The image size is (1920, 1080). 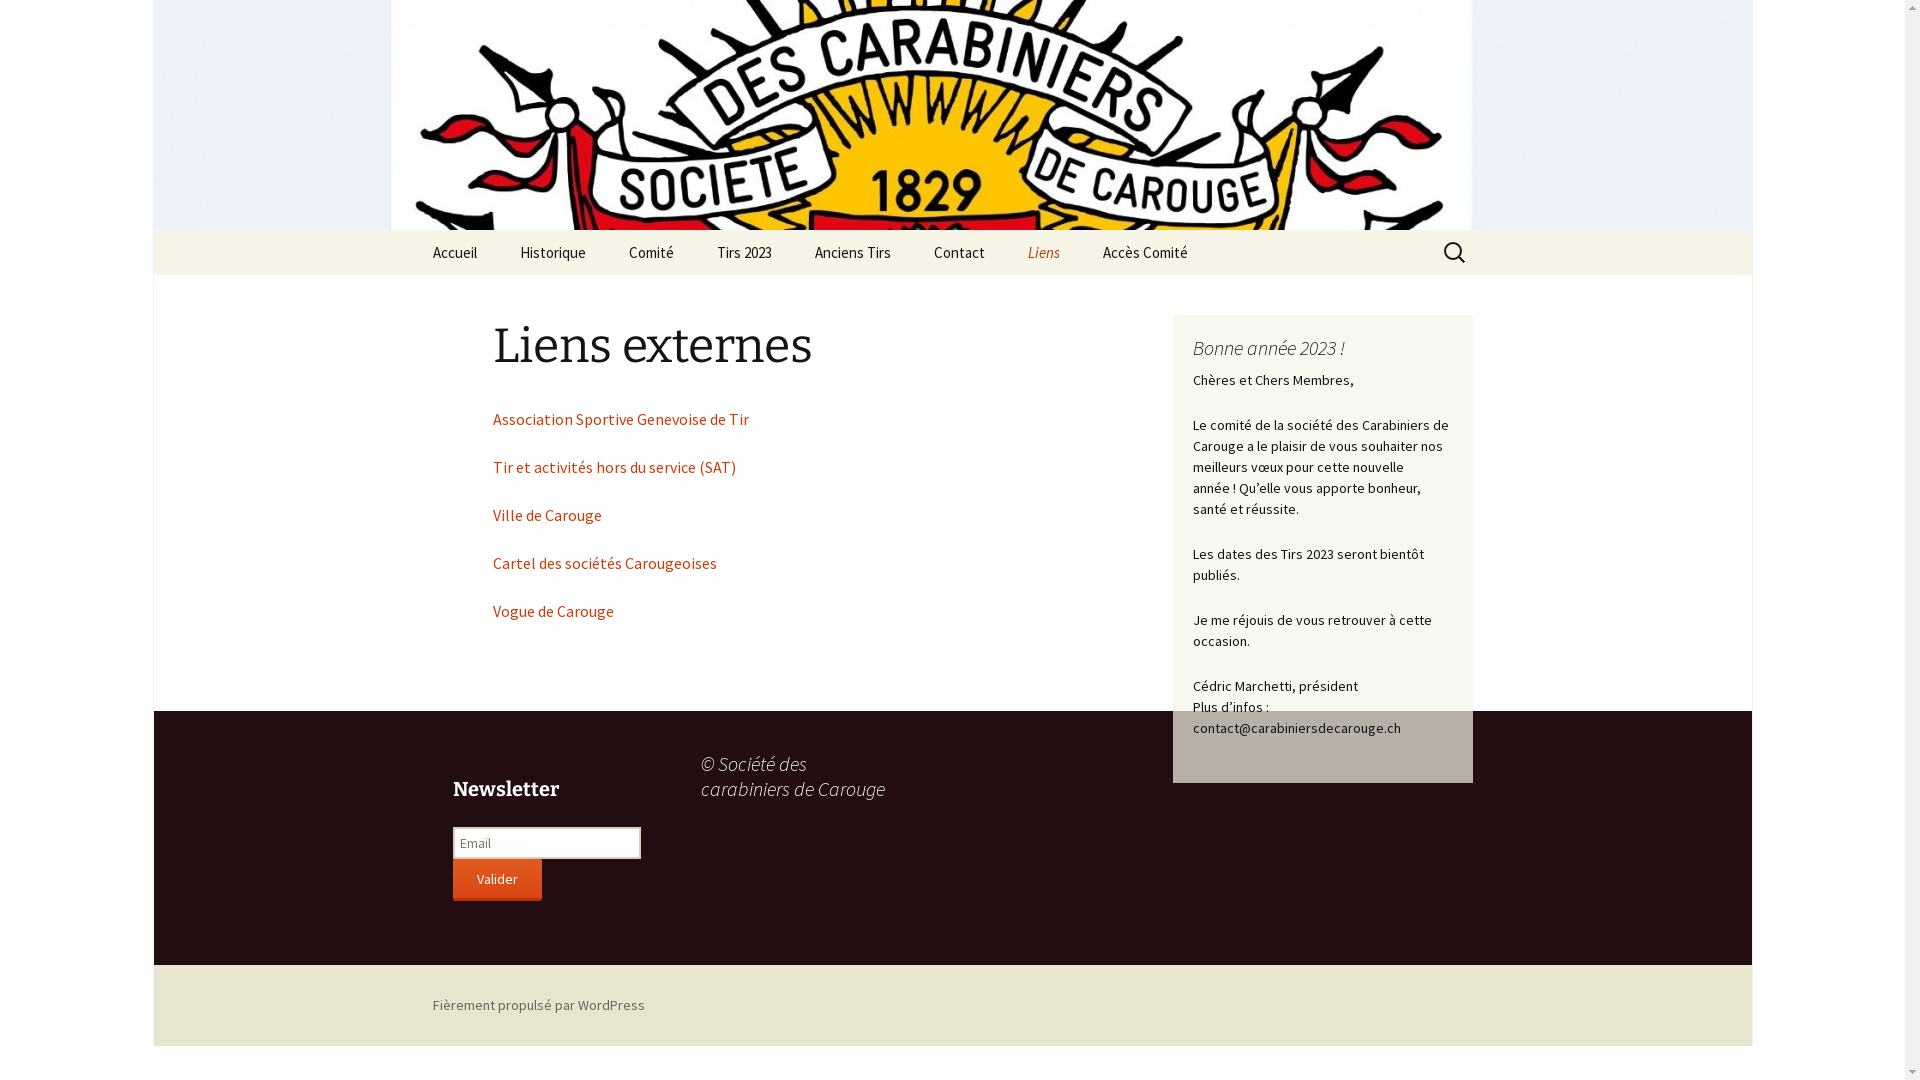 What do you see at coordinates (0, 22) in the screenshot?
I see `'Rechercher'` at bounding box center [0, 22].